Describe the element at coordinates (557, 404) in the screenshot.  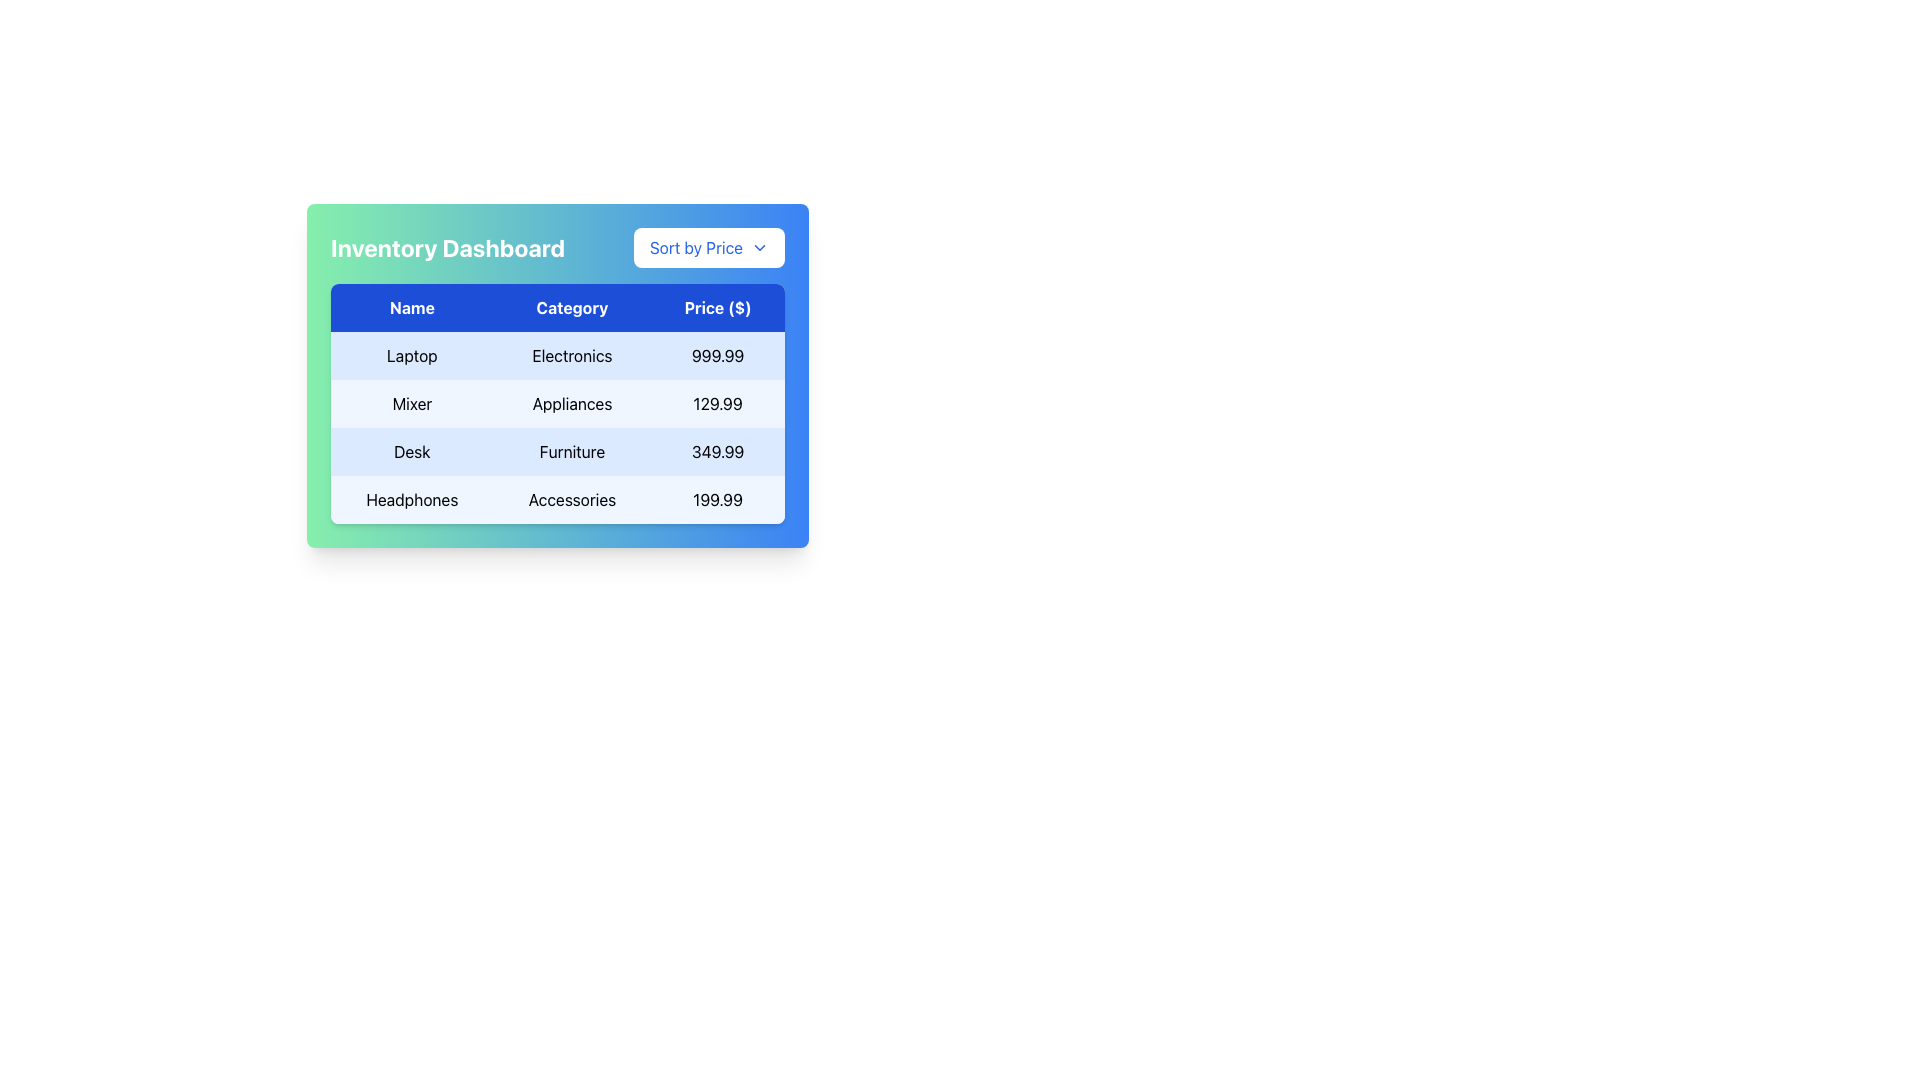
I see `the second row in the table that represents an item categorized as 'Mixer' with a price of '129.99'` at that location.